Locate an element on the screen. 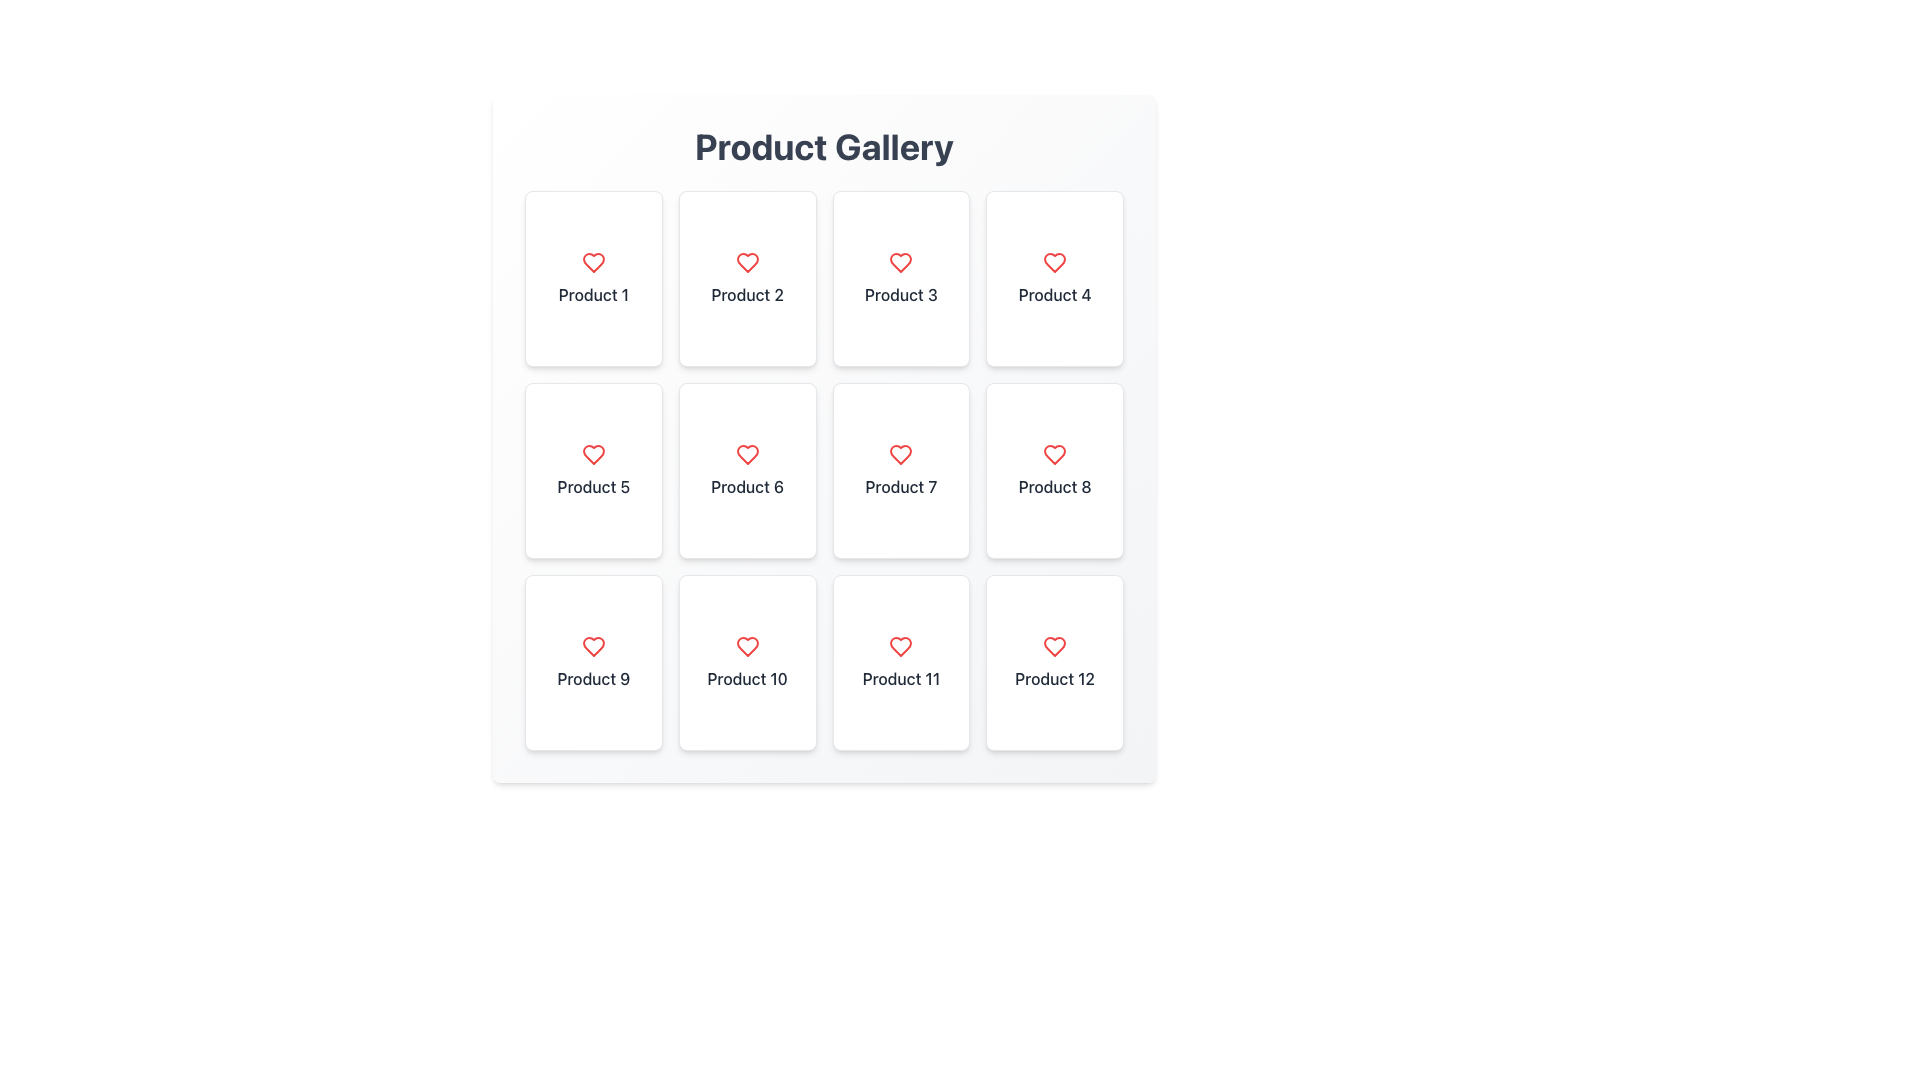 This screenshot has width=1920, height=1080. the Text Label that identifies the product in the grid, located in the third row and second column, centered horizontally below the heart icon is located at coordinates (1054, 486).